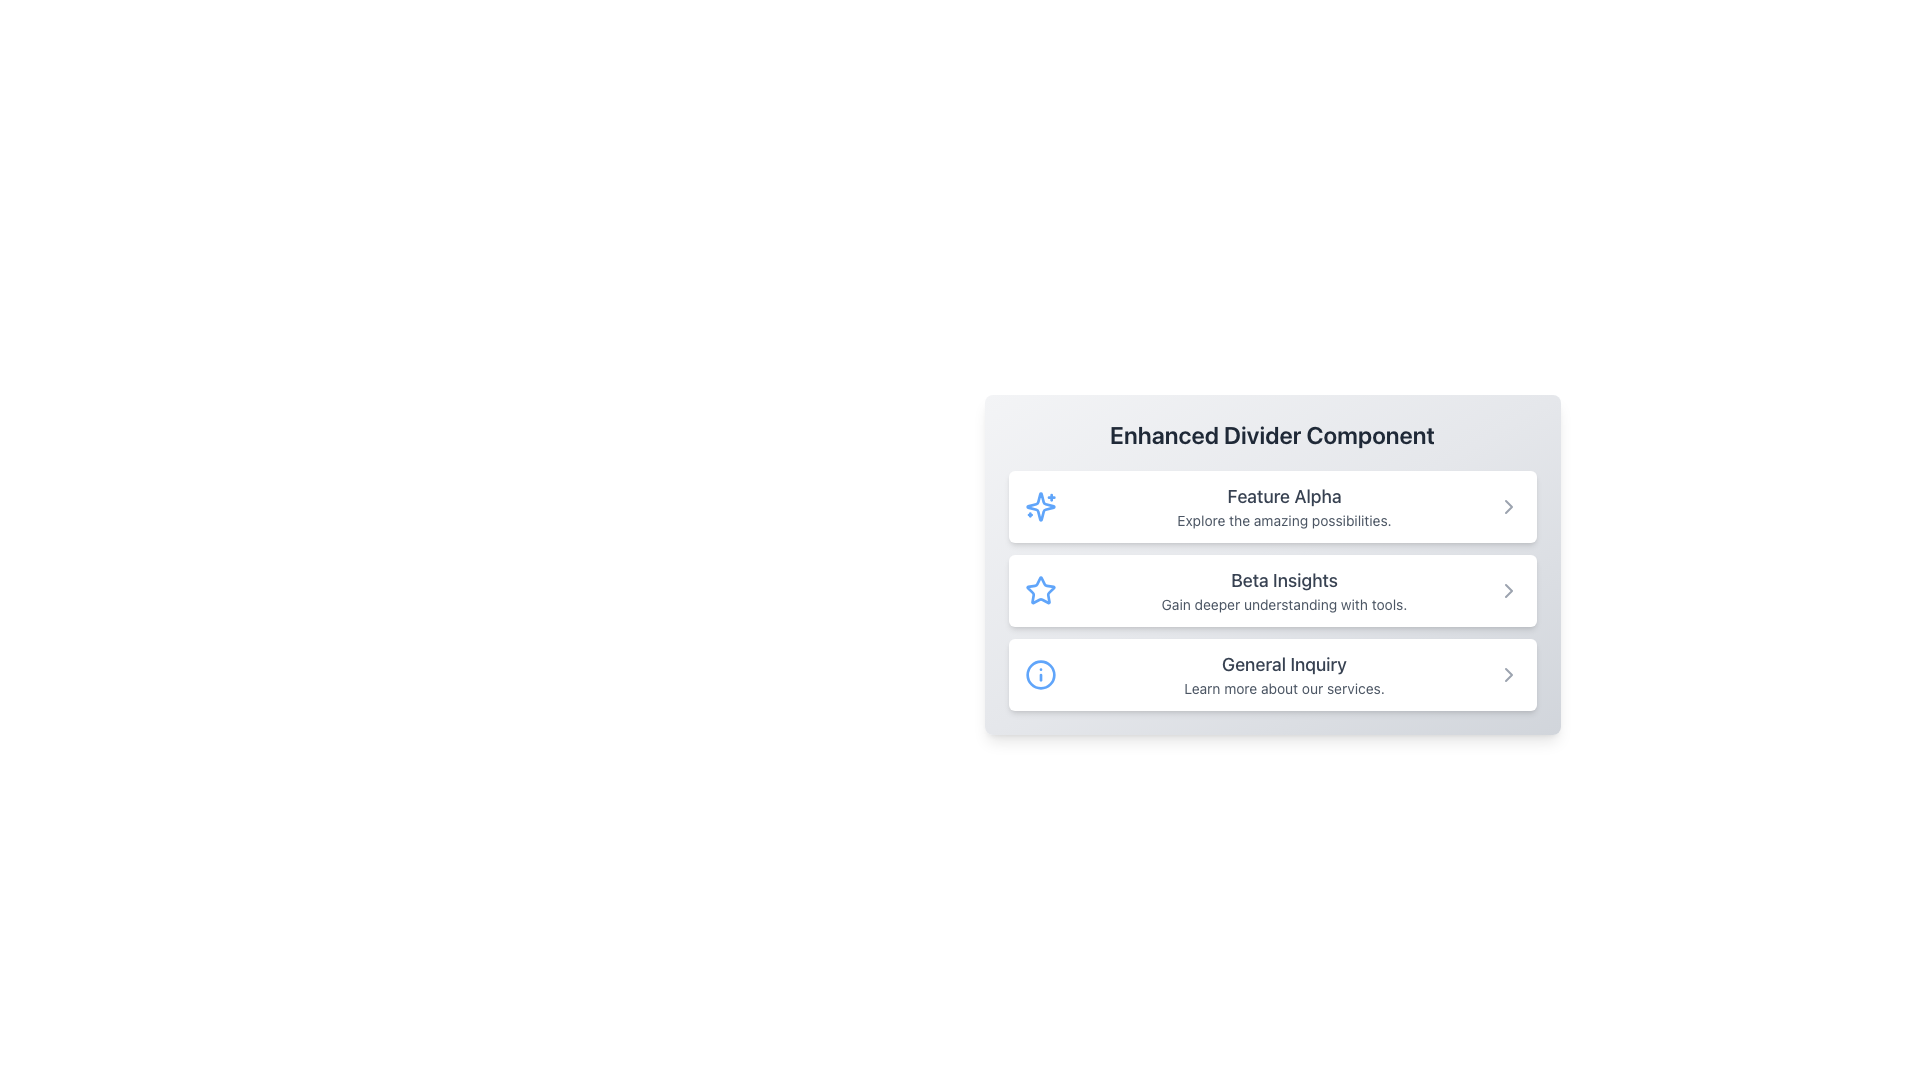 This screenshot has height=1080, width=1920. What do you see at coordinates (1284, 604) in the screenshot?
I see `the descriptive tagline element below the 'Beta Insights' headline, which provides additional information related to that section` at bounding box center [1284, 604].